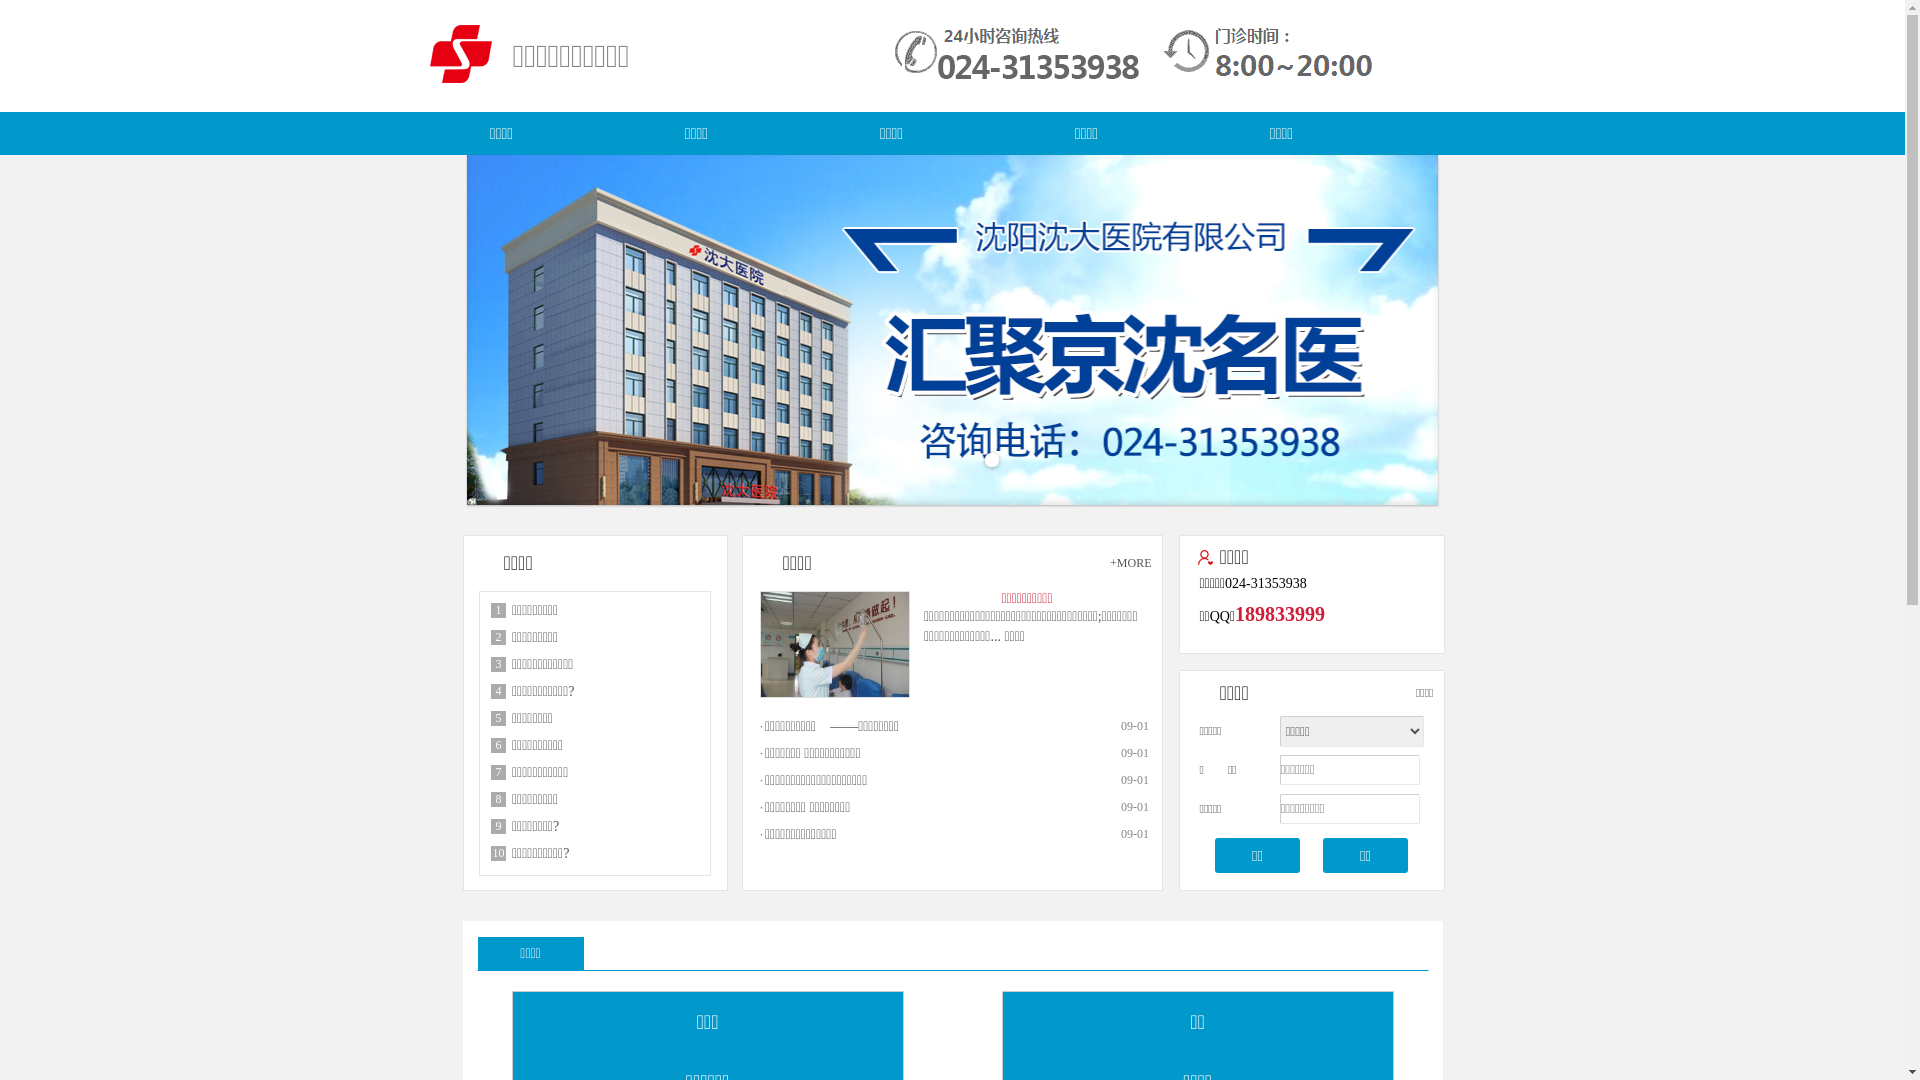 This screenshot has height=1080, width=1920. Describe the element at coordinates (1108, 563) in the screenshot. I see `'+MORE'` at that location.